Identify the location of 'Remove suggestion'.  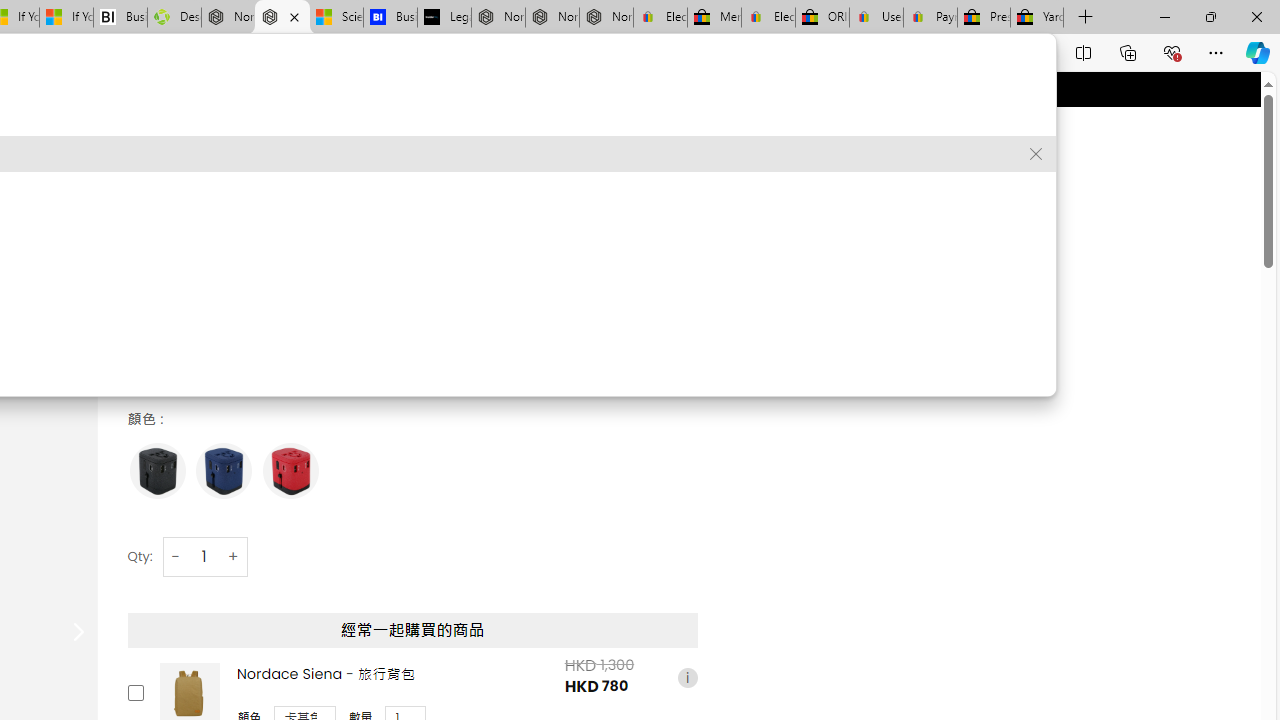
(1036, 153).